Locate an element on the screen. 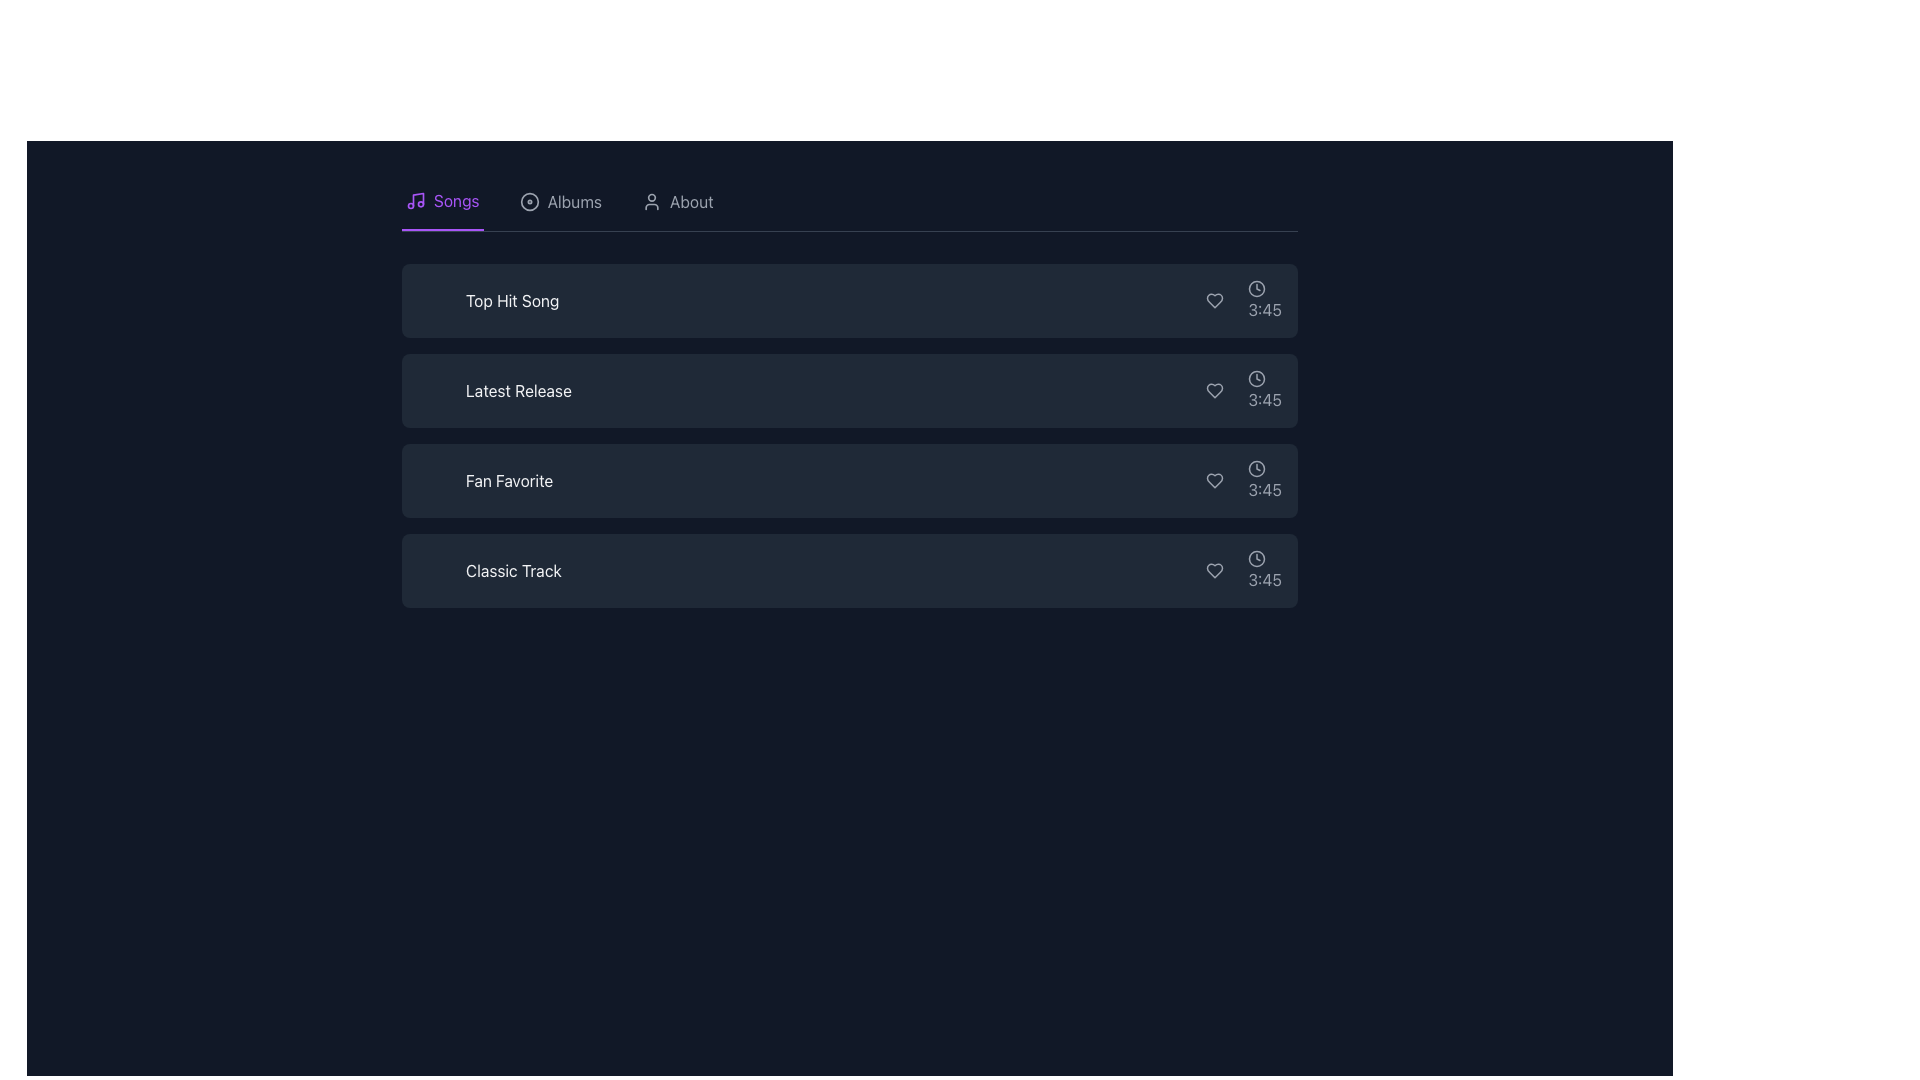 Image resolution: width=1920 pixels, height=1080 pixels. the favorite button located in the third row of the list, which is the first icon to the left of the time indicator '3:45' and to the right of the item's description is located at coordinates (1214, 481).